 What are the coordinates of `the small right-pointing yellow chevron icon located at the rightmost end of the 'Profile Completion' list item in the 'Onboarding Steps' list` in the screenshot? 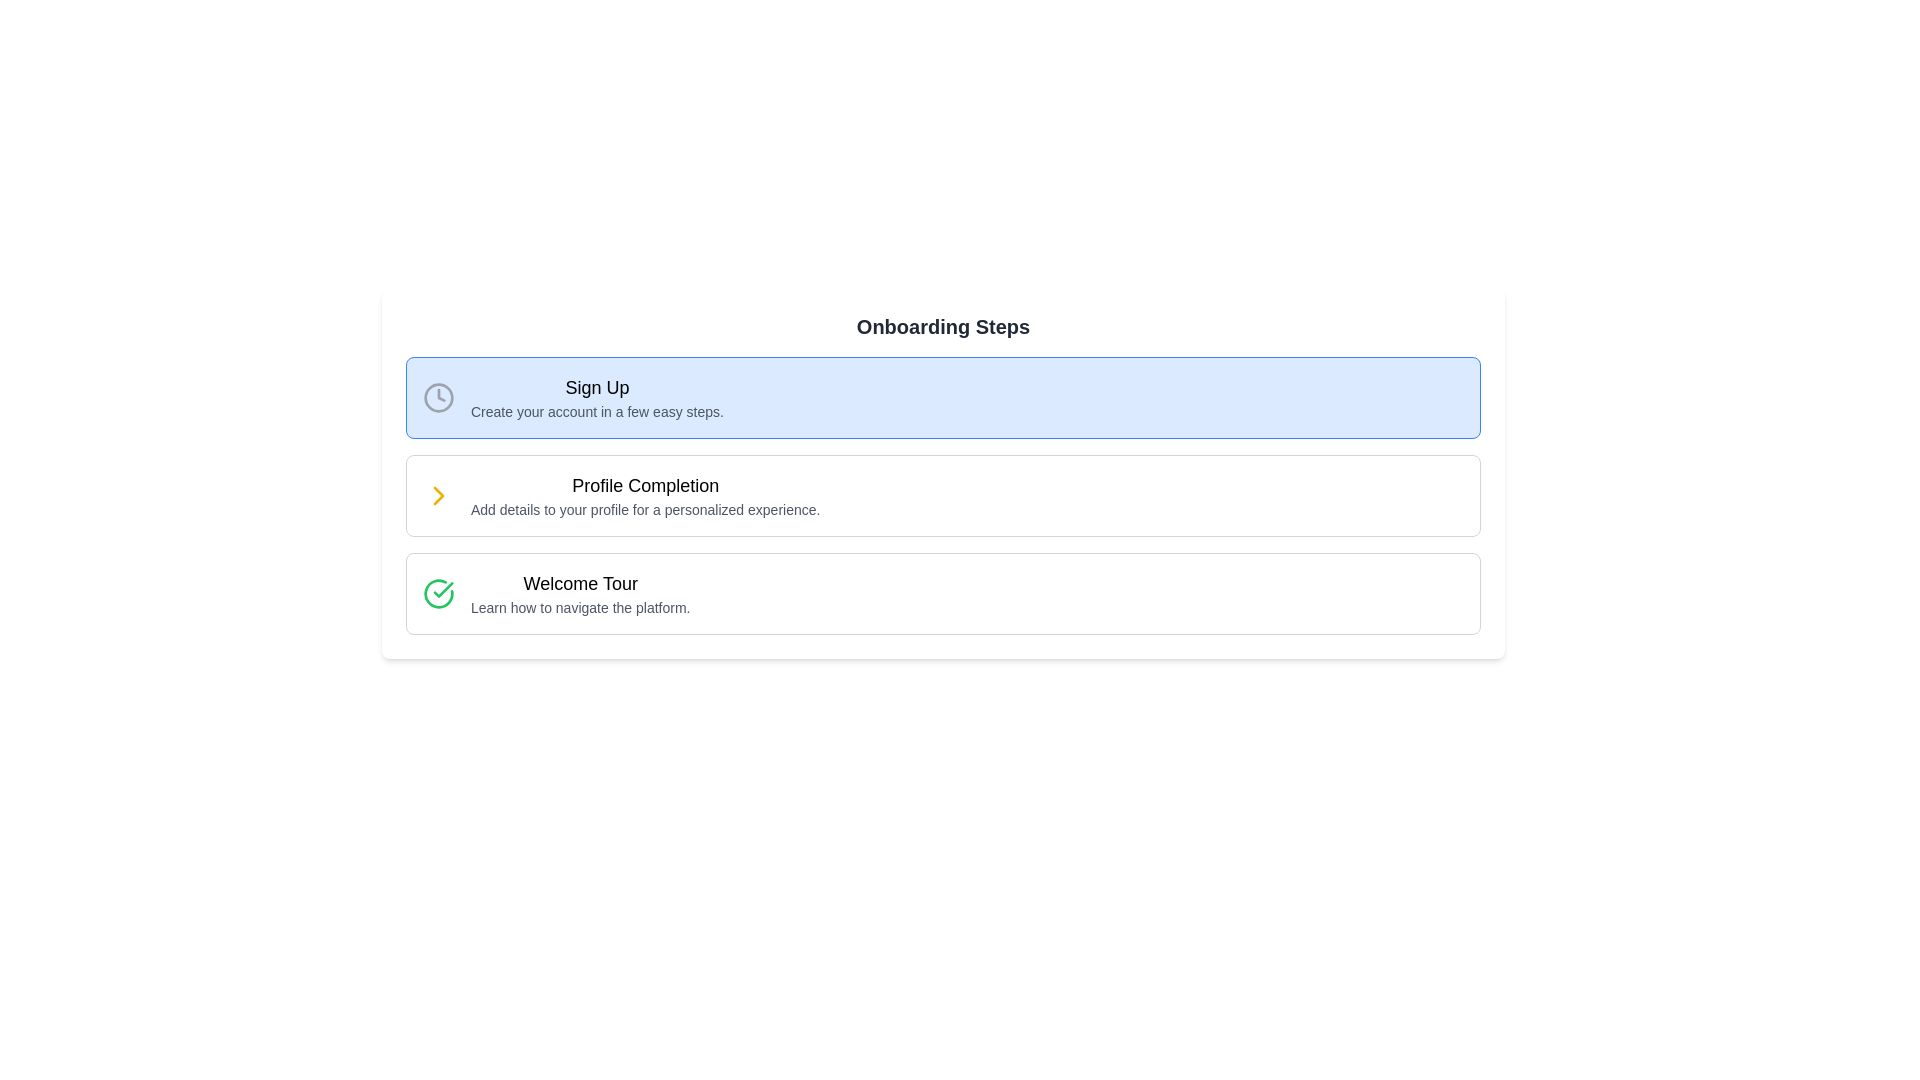 It's located at (437, 495).